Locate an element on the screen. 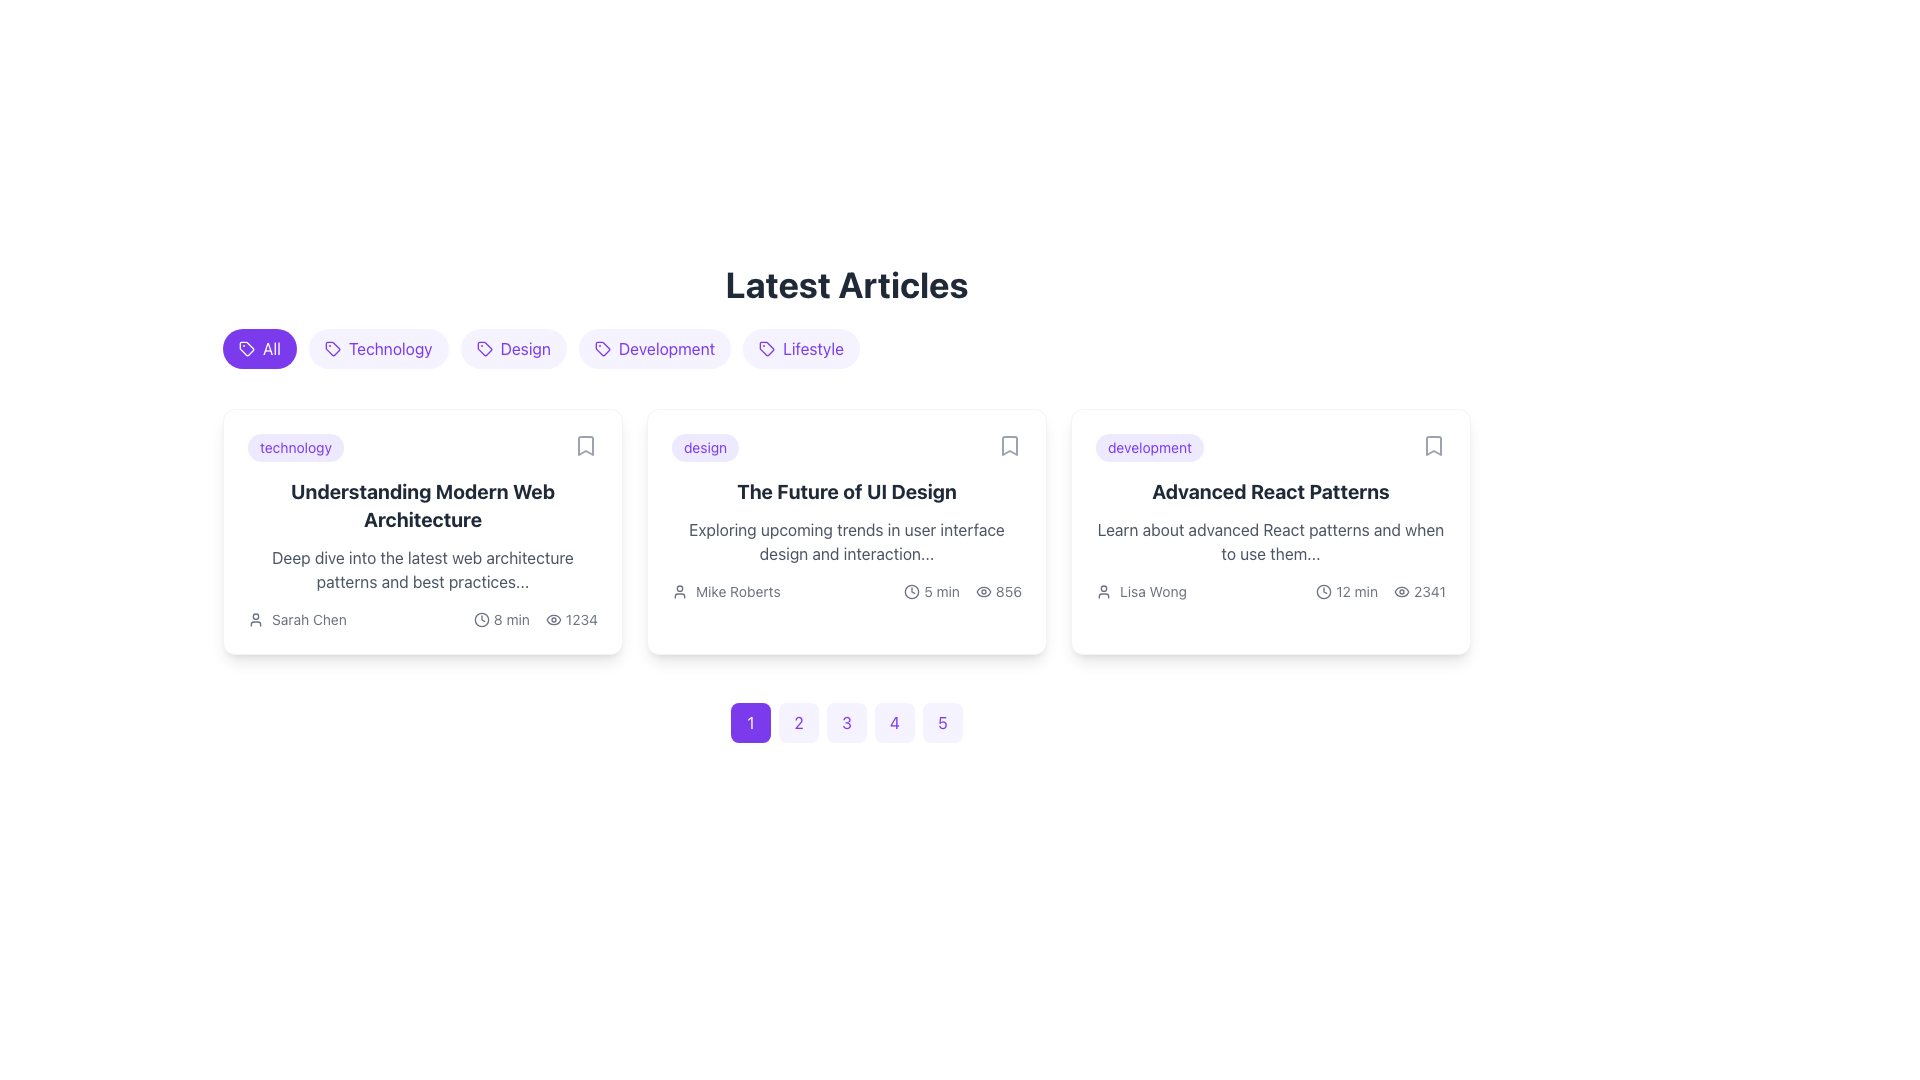  the user/avatar icon representing the author 'Sarah Chen', located to the left of the text, in the bottom-left section of the first article card is located at coordinates (254, 619).